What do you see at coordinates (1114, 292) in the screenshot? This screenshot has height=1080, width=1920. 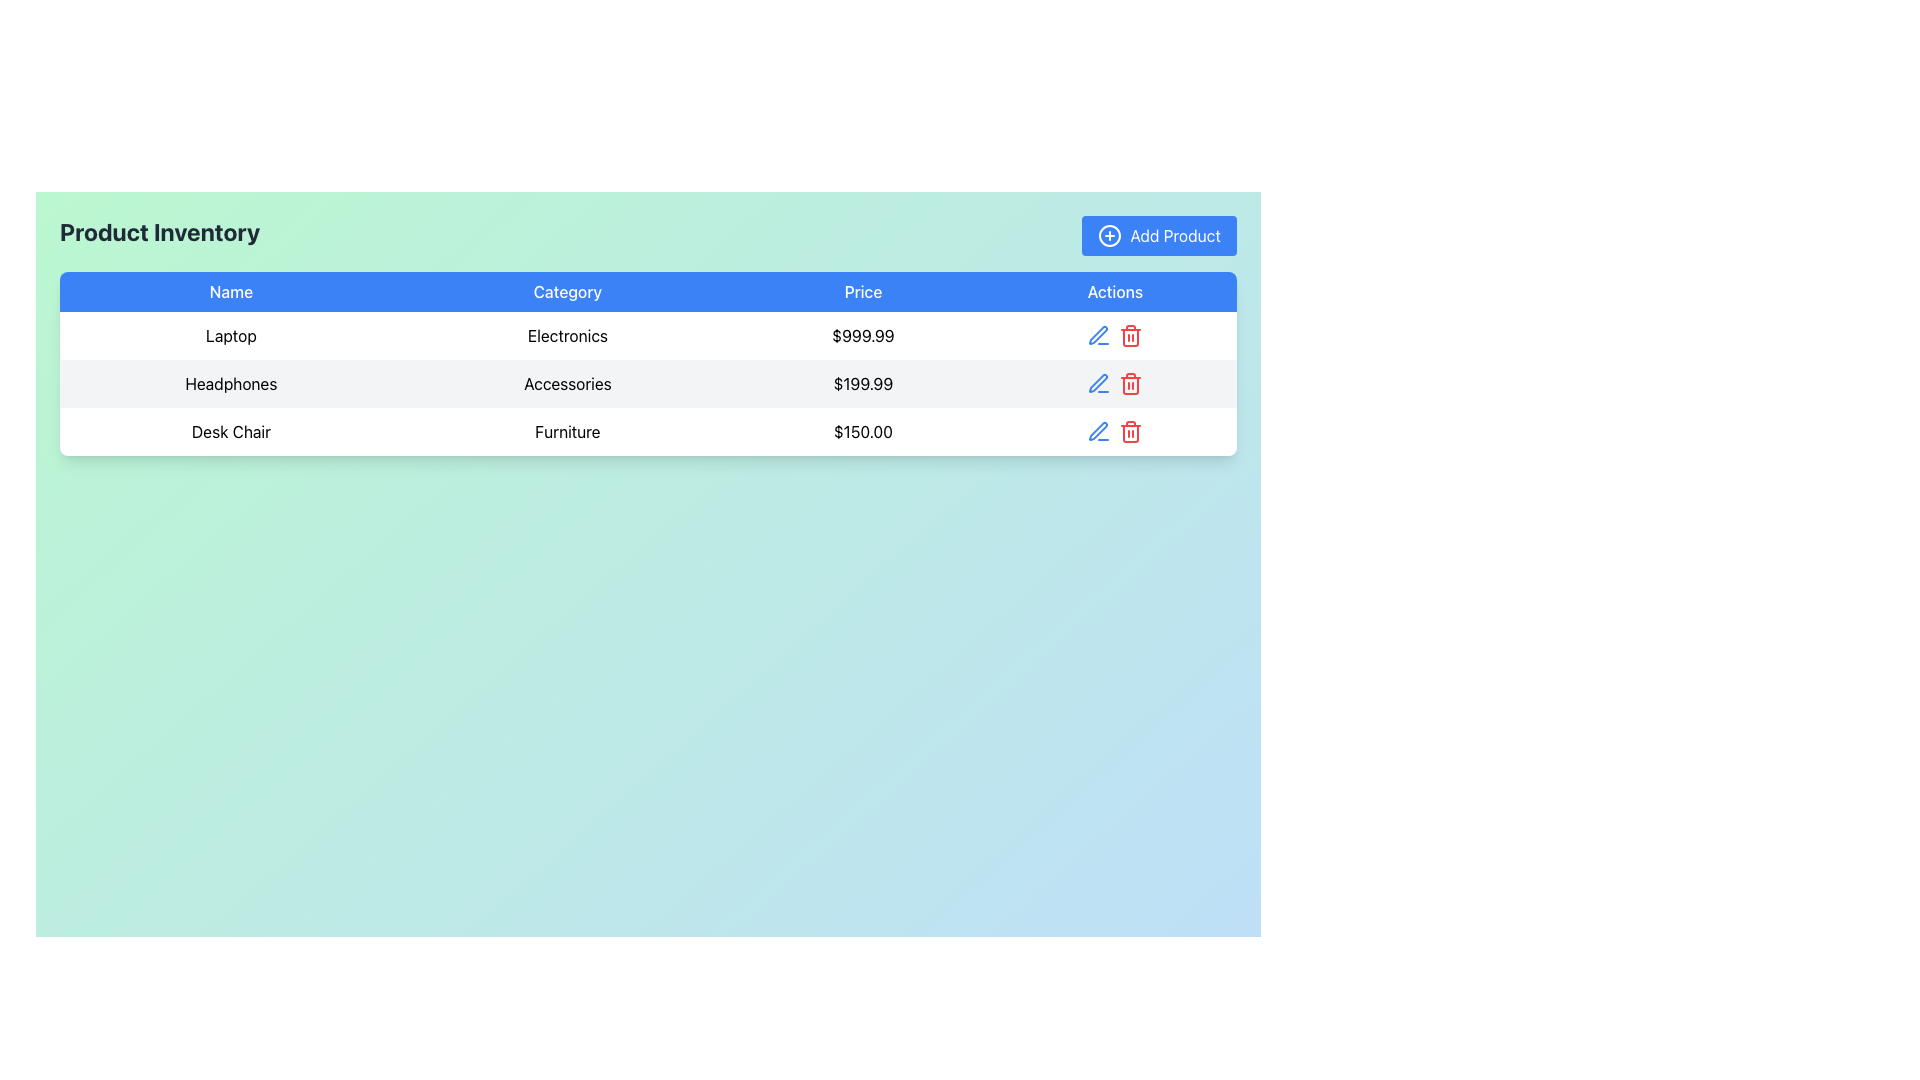 I see `the 'Actions' label in the table header, which is displayed in white font on a blue background and is the rightmost header in the row` at bounding box center [1114, 292].